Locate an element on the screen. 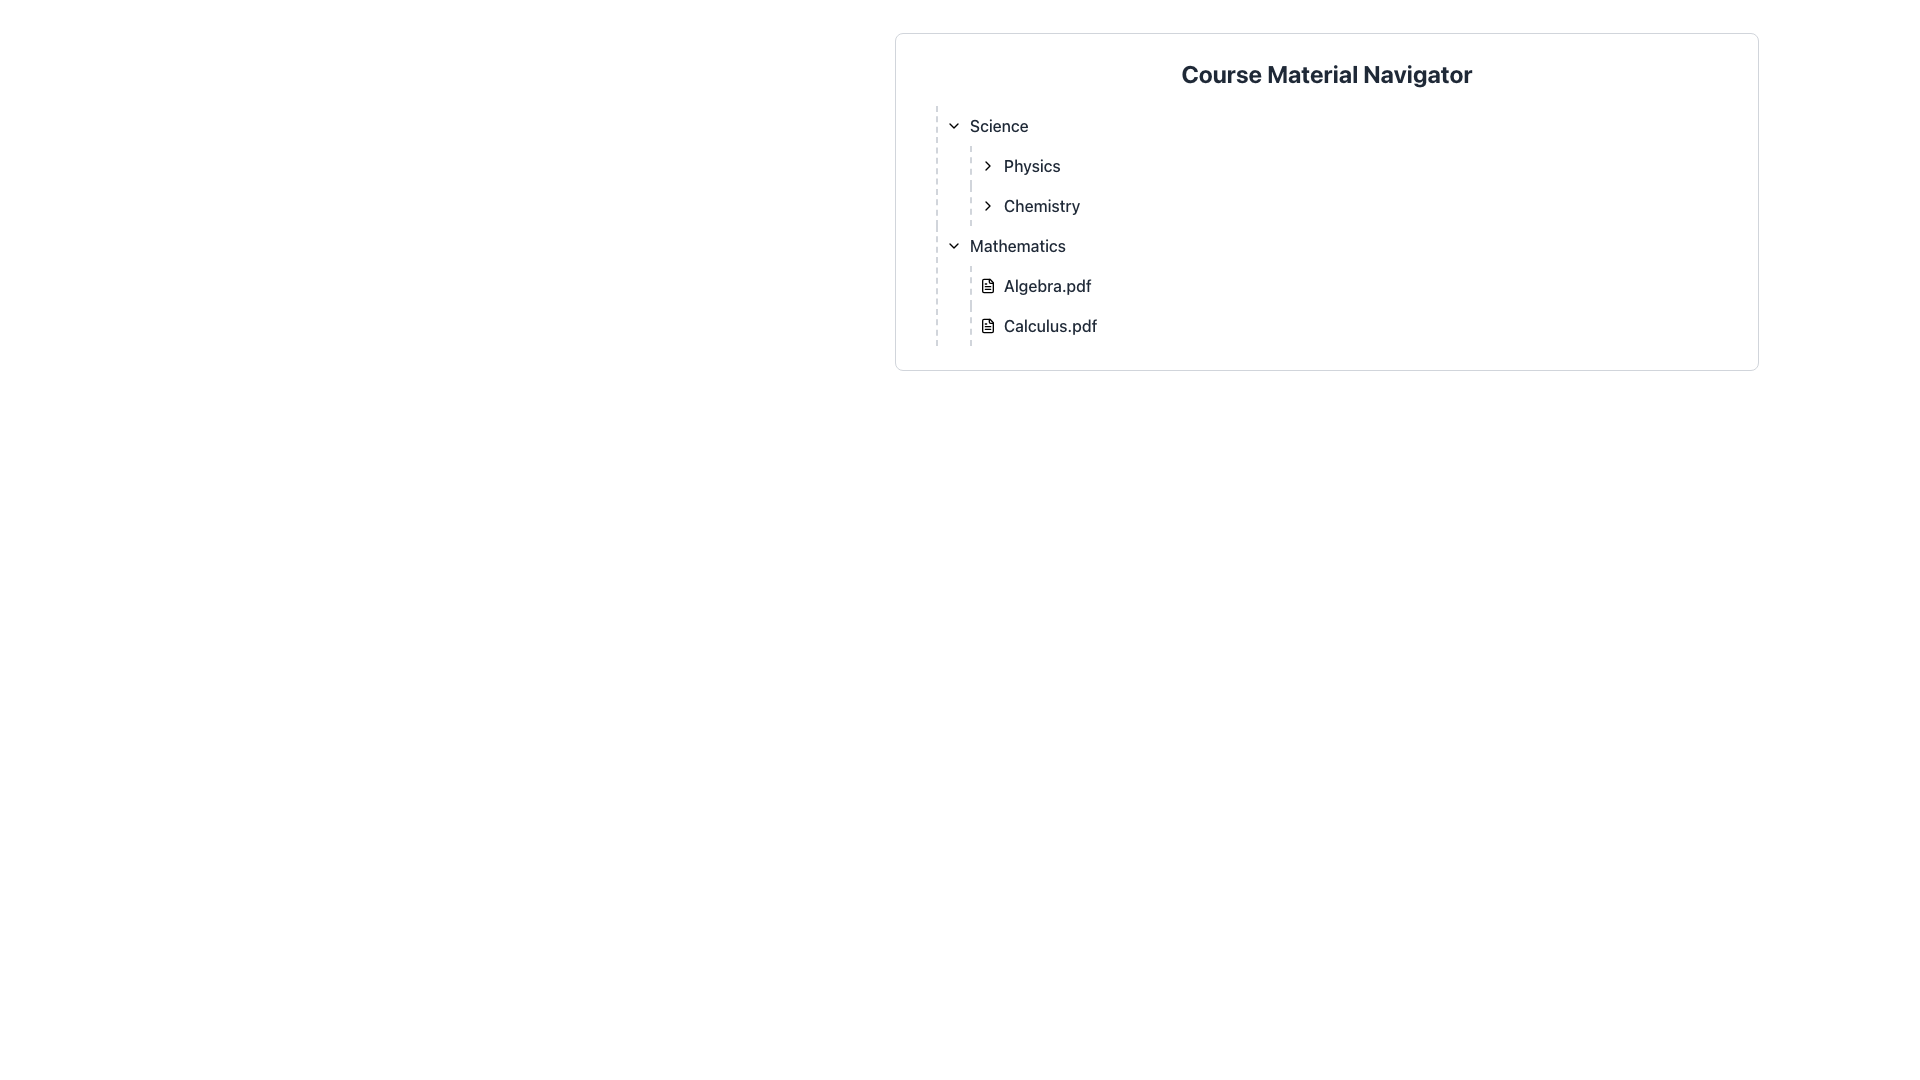  the downward-pointing chevron icon located to the left of the 'Mathematics' label is located at coordinates (953, 245).